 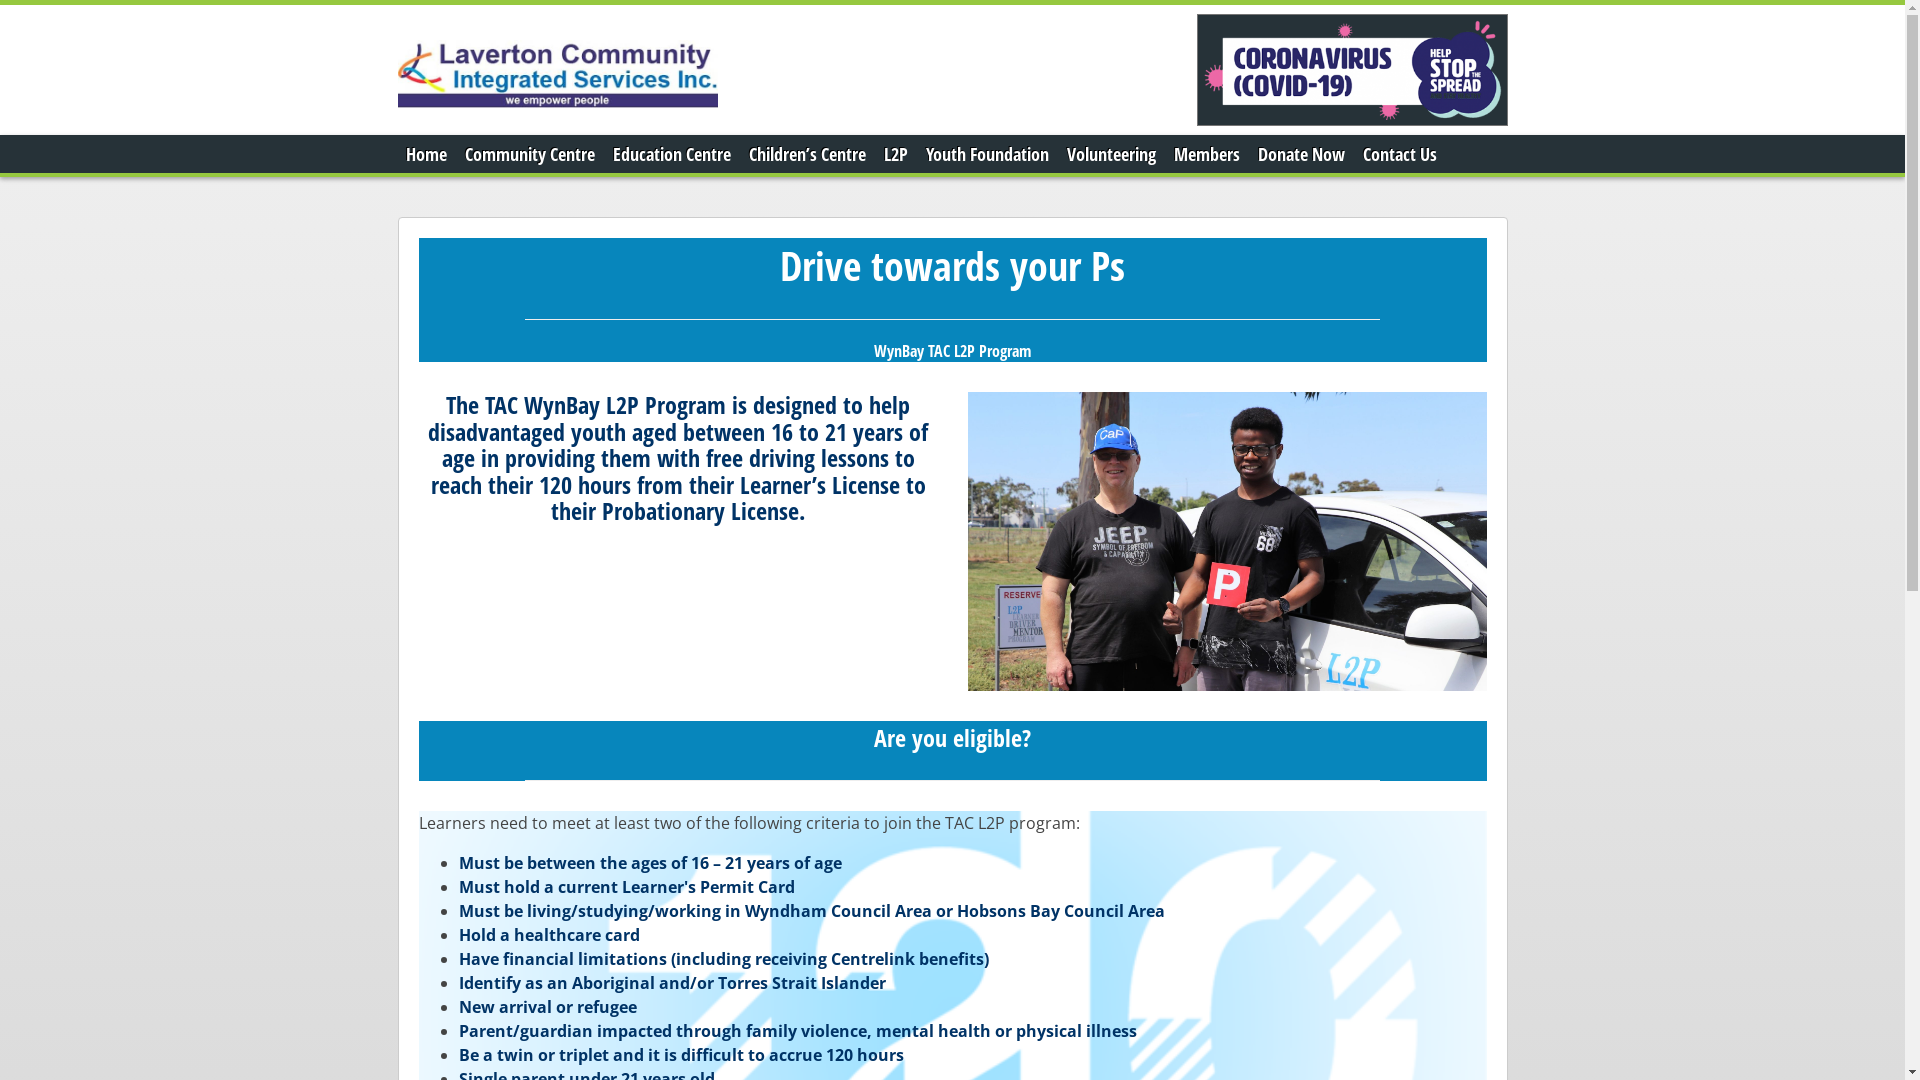 I want to click on 'Volunteering', so click(x=1109, y=153).